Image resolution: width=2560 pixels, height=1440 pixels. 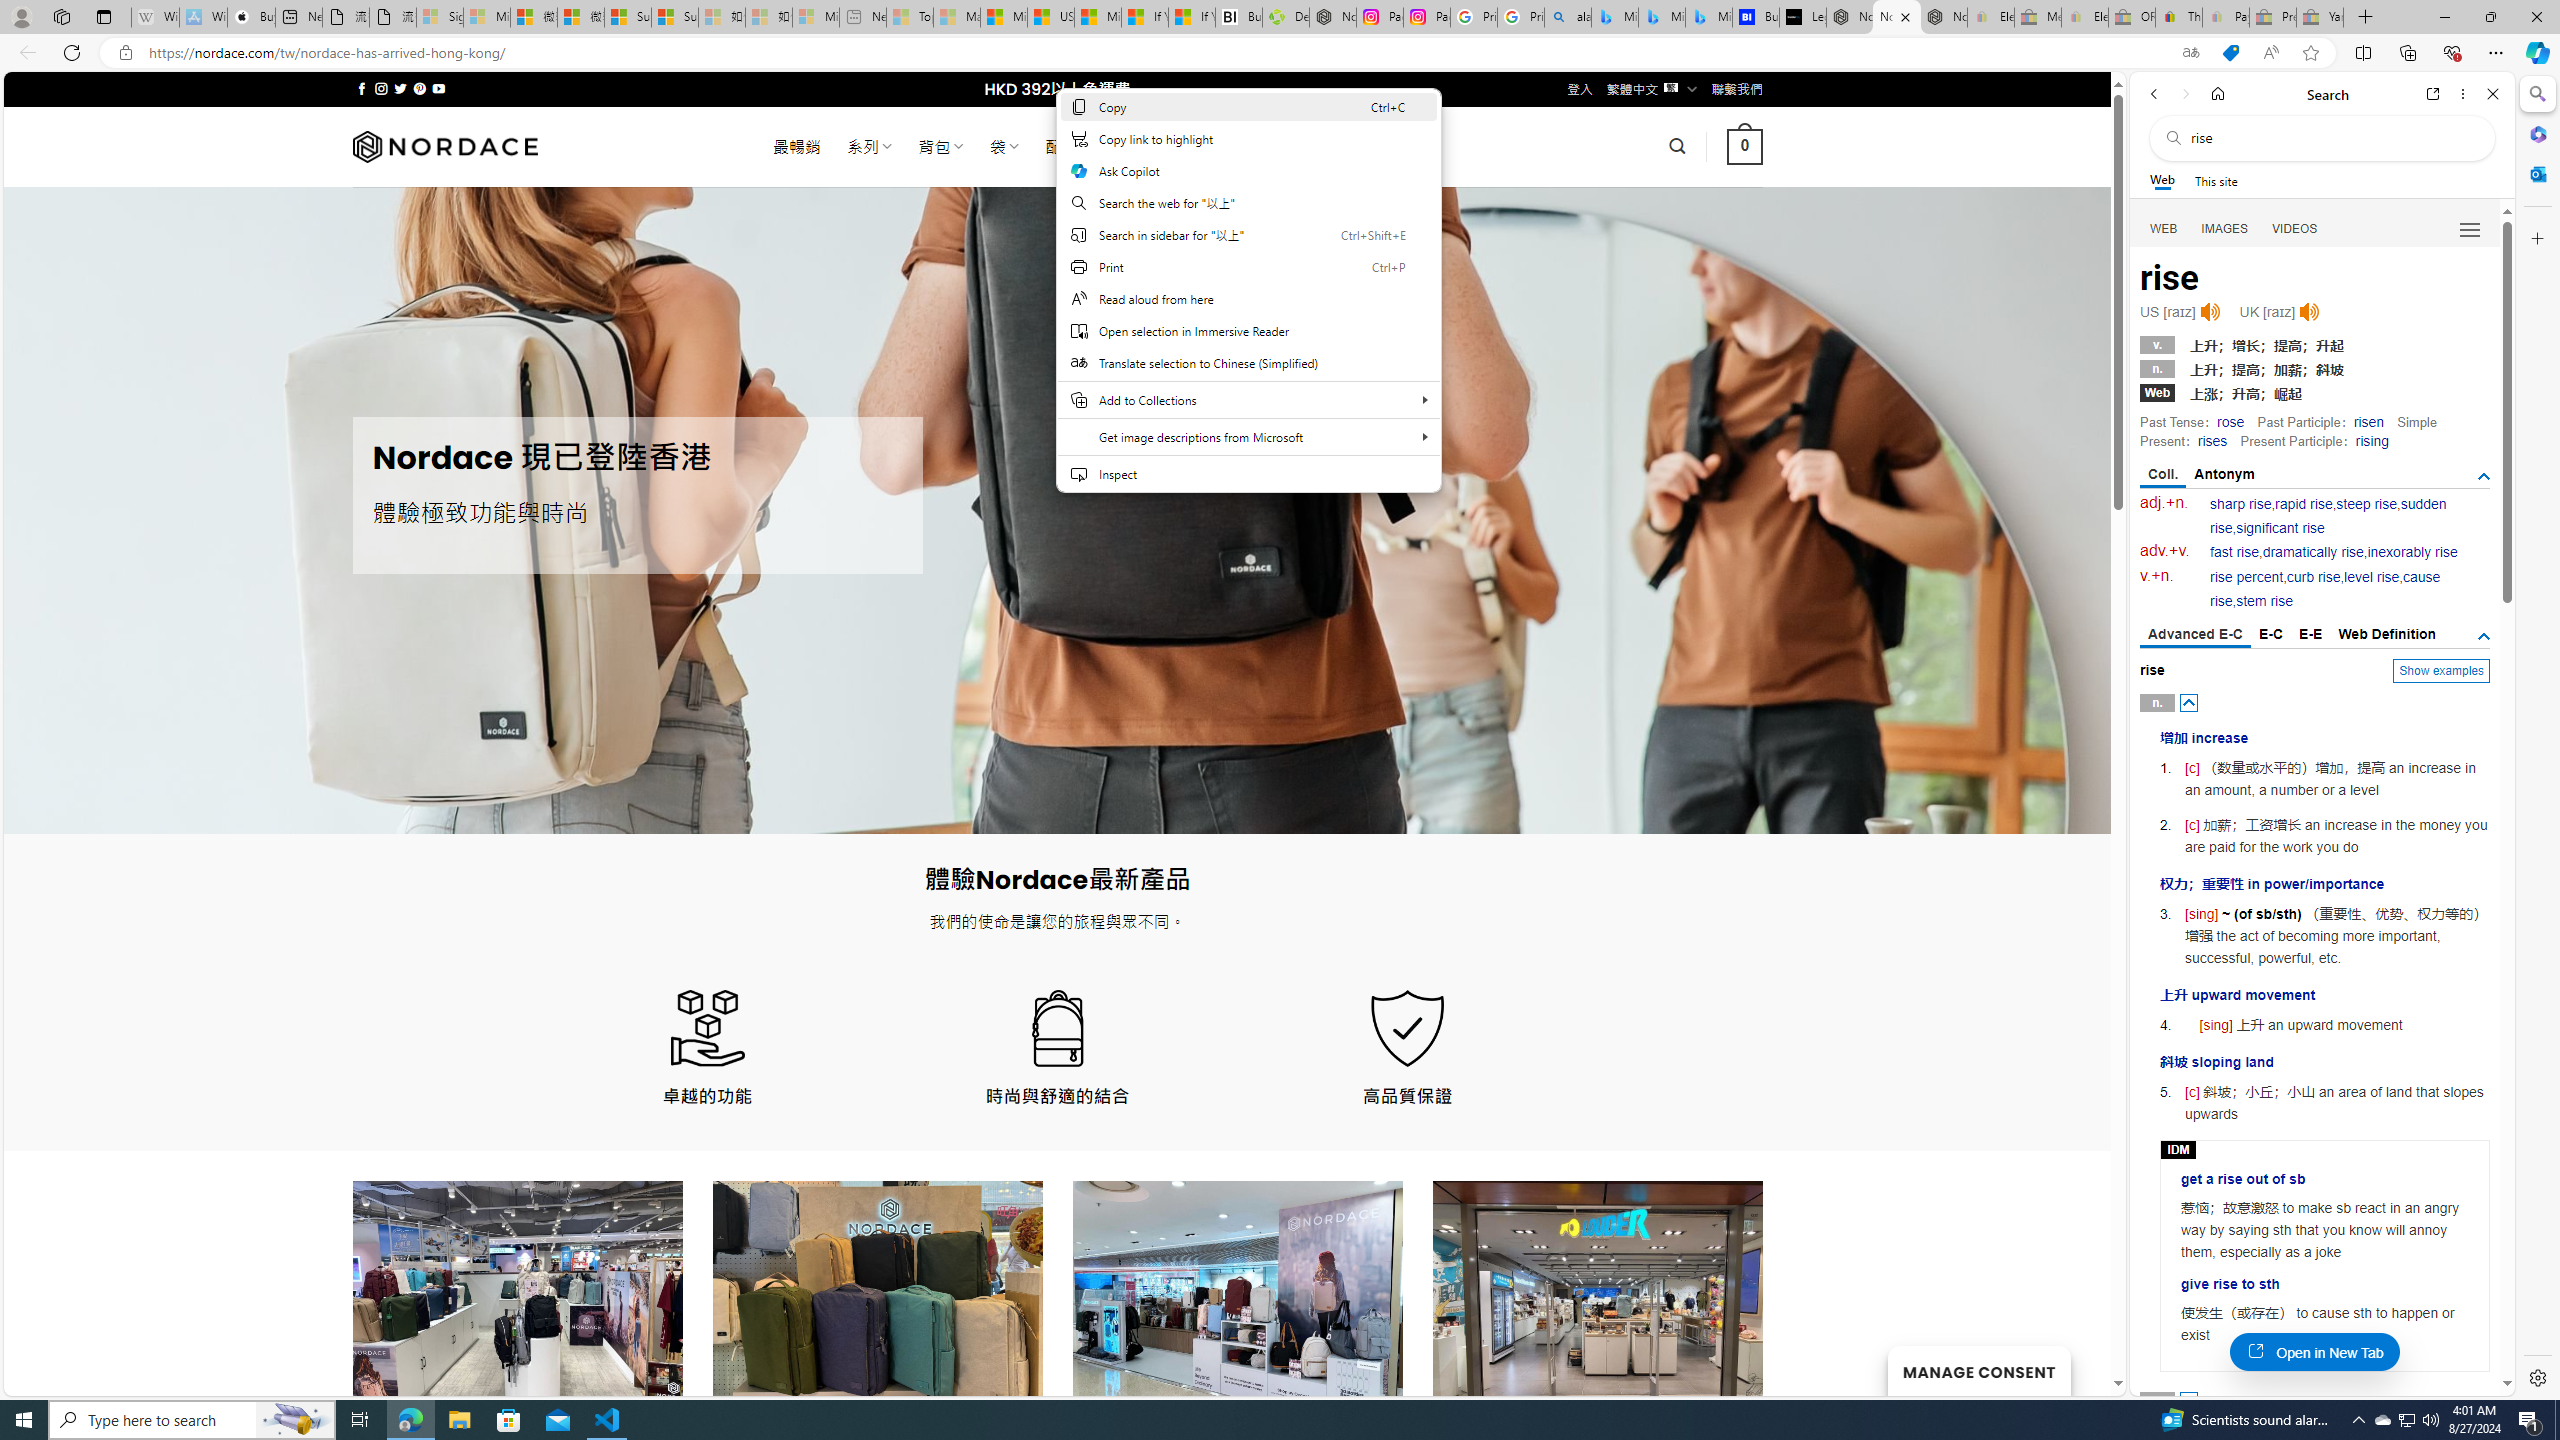 What do you see at coordinates (252, 16) in the screenshot?
I see `'Buy iPad - Apple'` at bounding box center [252, 16].